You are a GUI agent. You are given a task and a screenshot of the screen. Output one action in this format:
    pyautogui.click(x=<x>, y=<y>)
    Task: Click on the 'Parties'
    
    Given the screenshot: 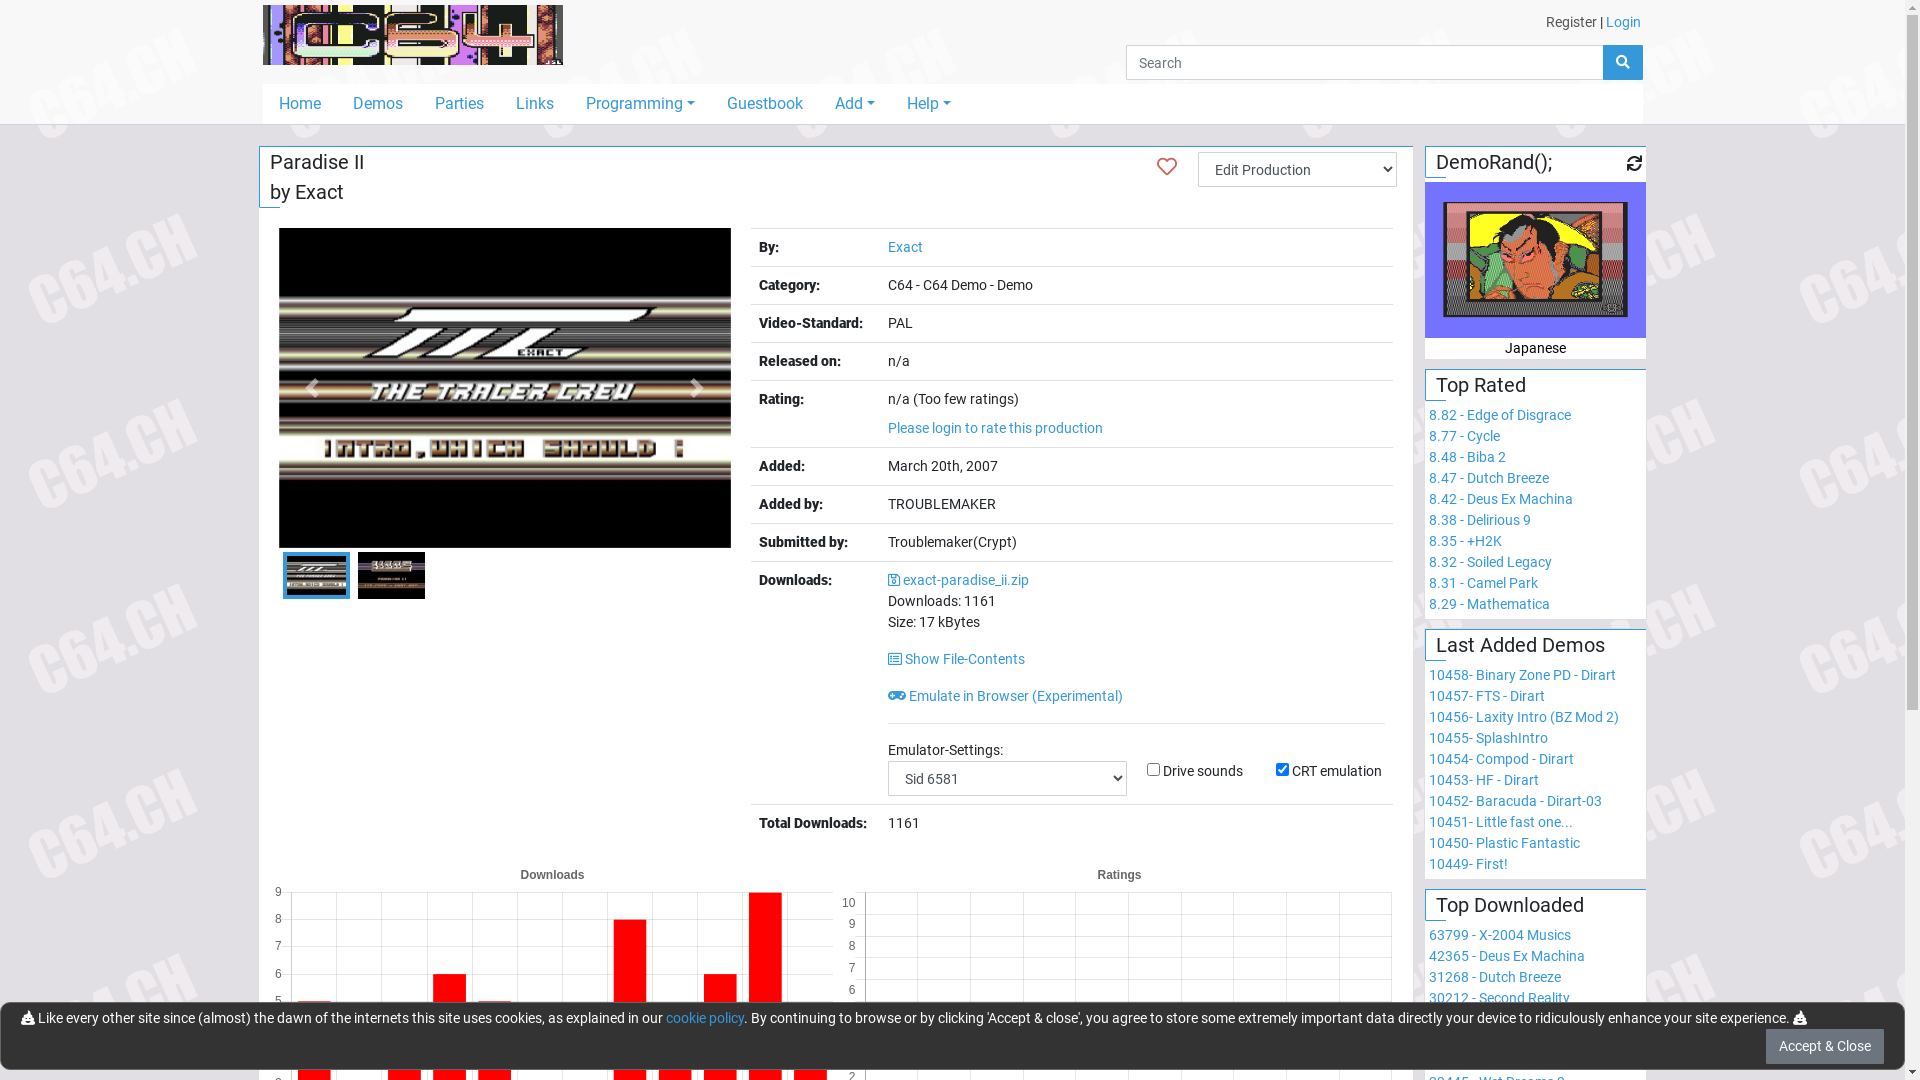 What is the action you would take?
    pyautogui.click(x=416, y=104)
    